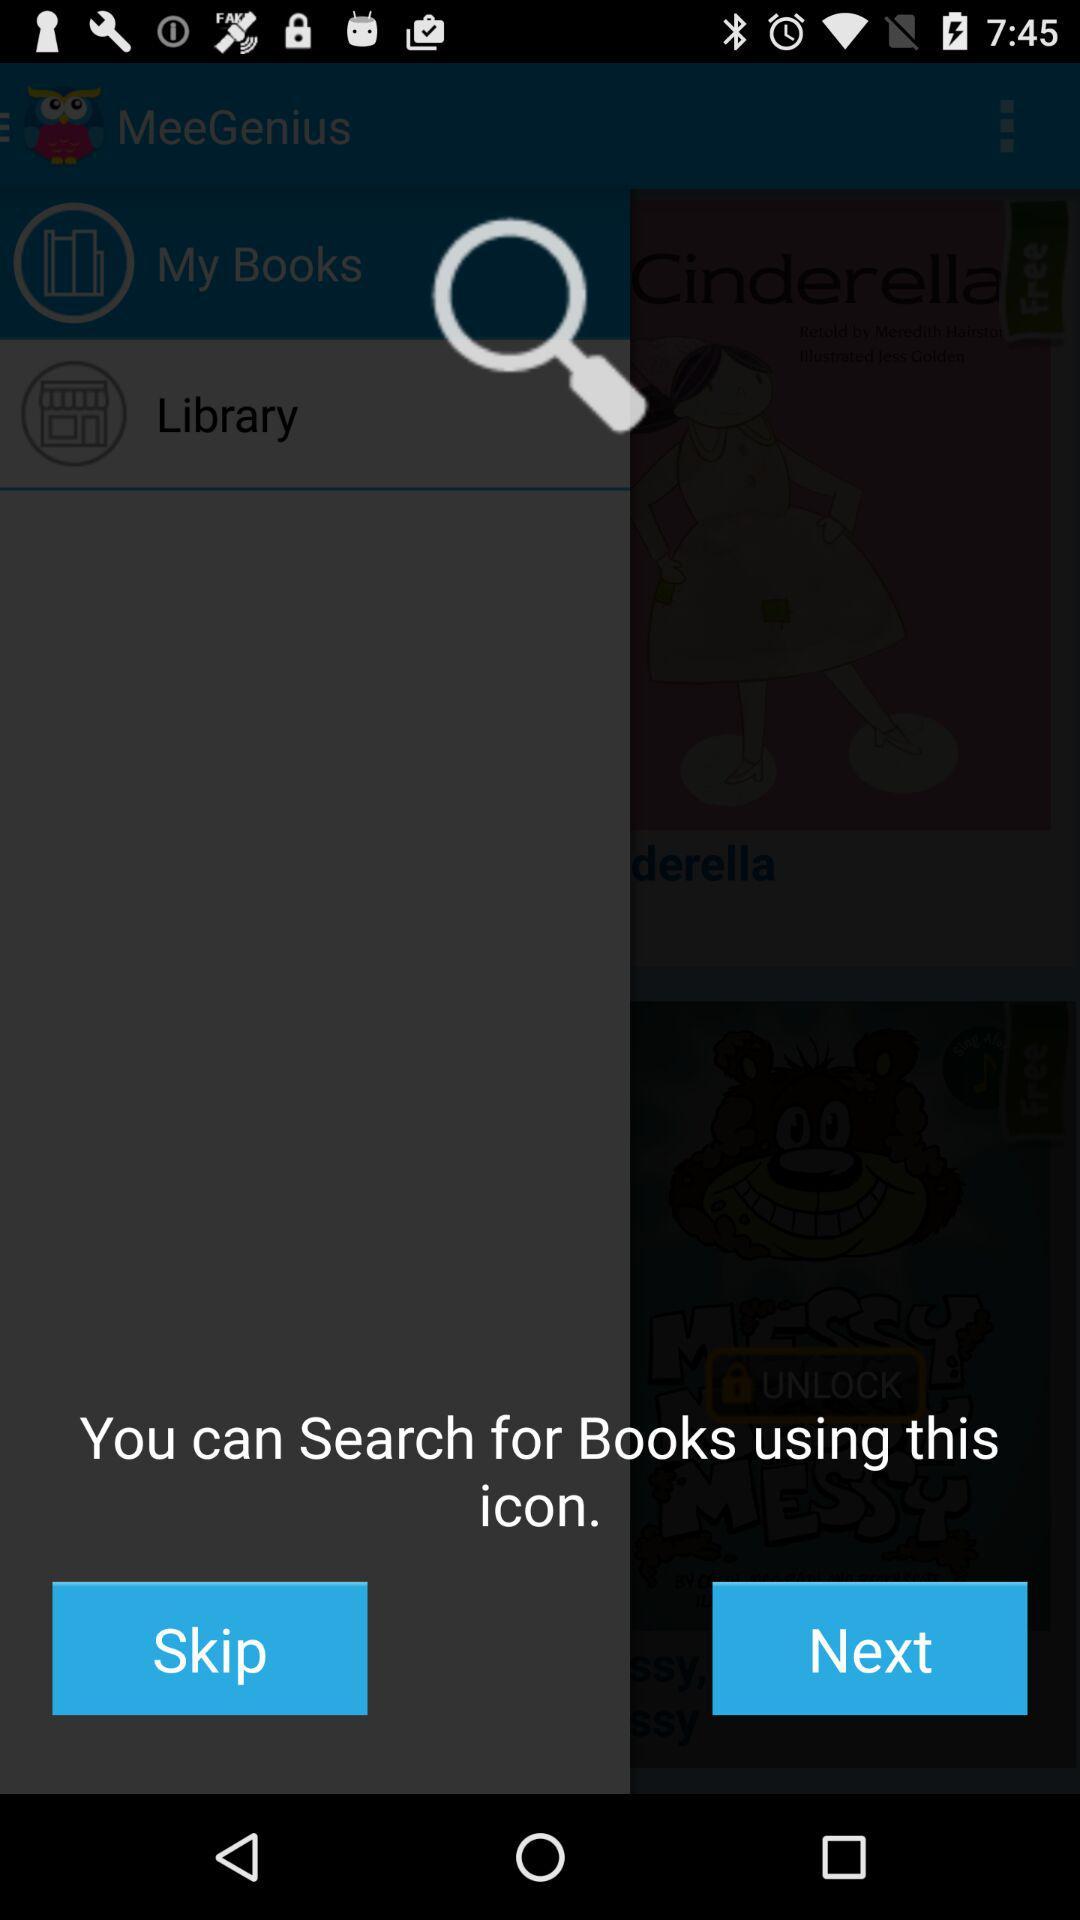  Describe the element at coordinates (869, 1648) in the screenshot. I see `button to the right of skip button` at that location.